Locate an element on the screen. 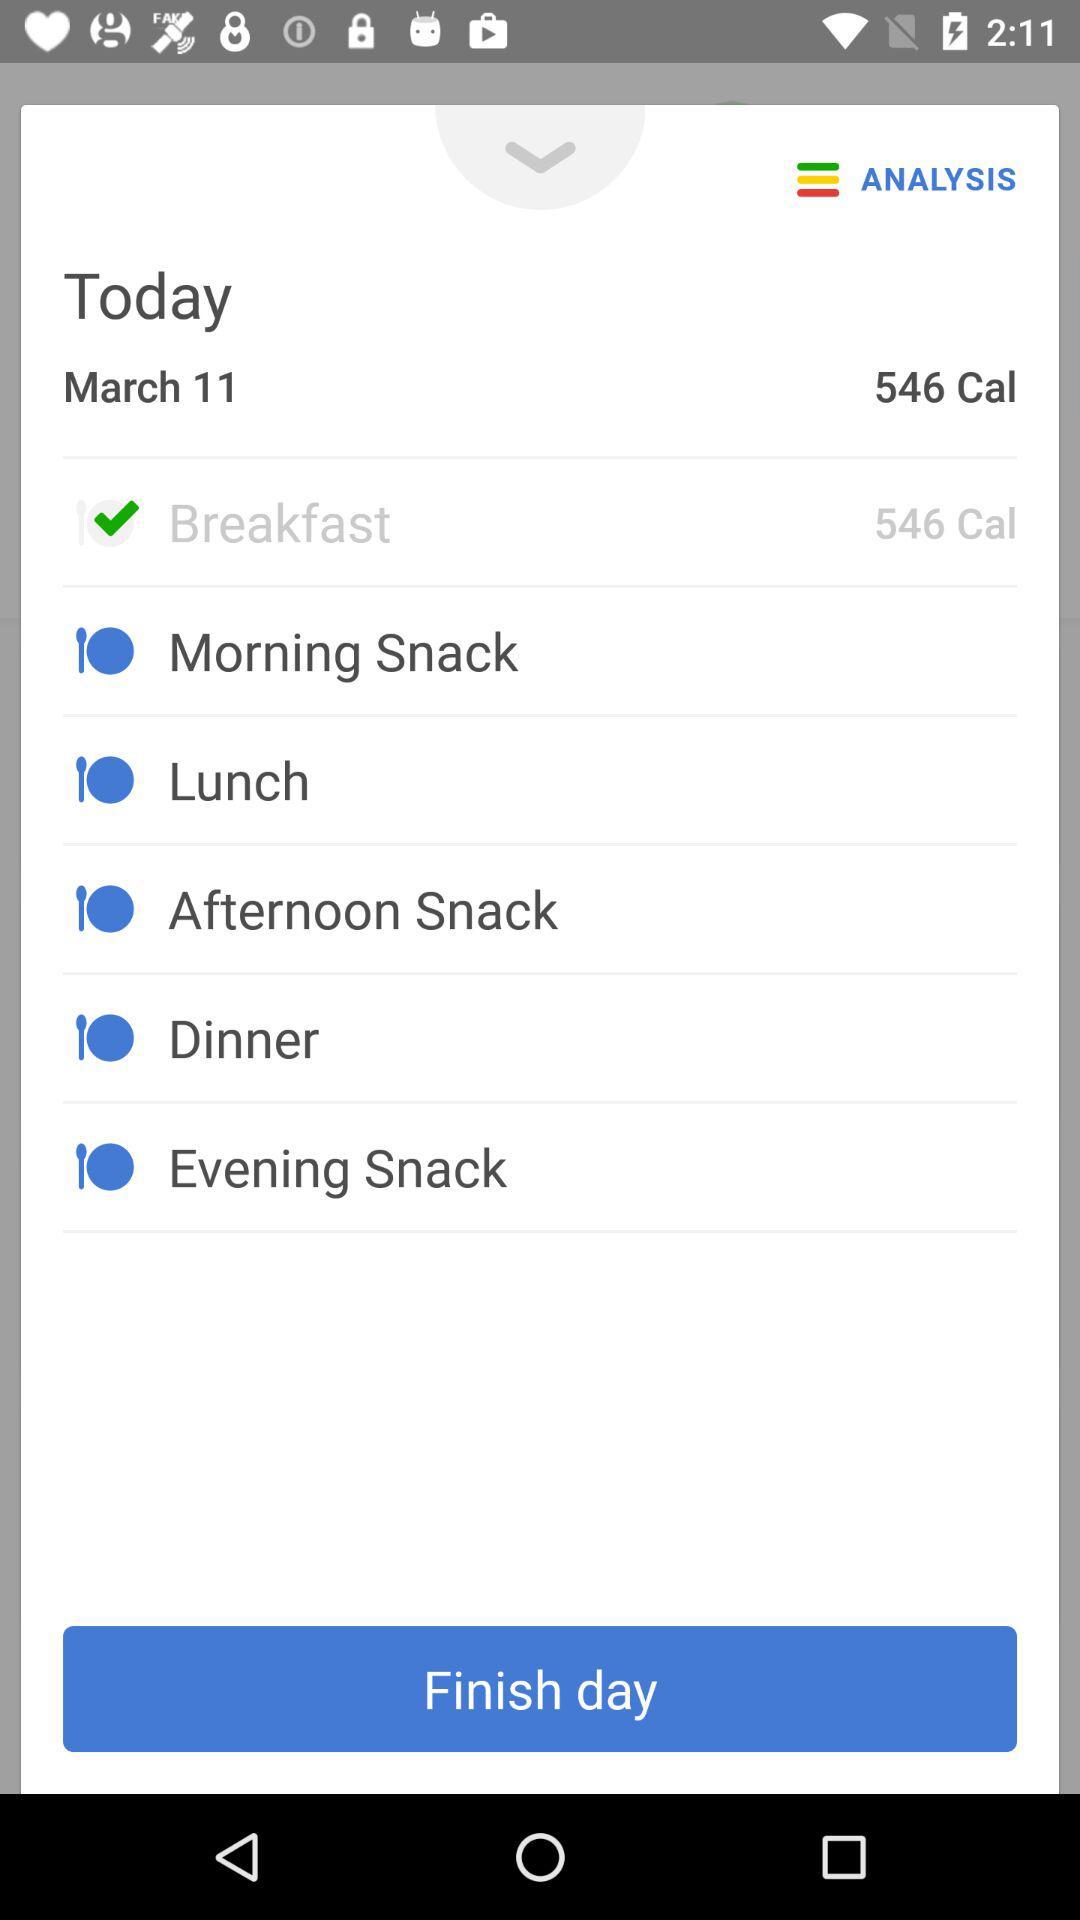 The height and width of the screenshot is (1920, 1080). the icon to the left of the analysis icon is located at coordinates (540, 156).